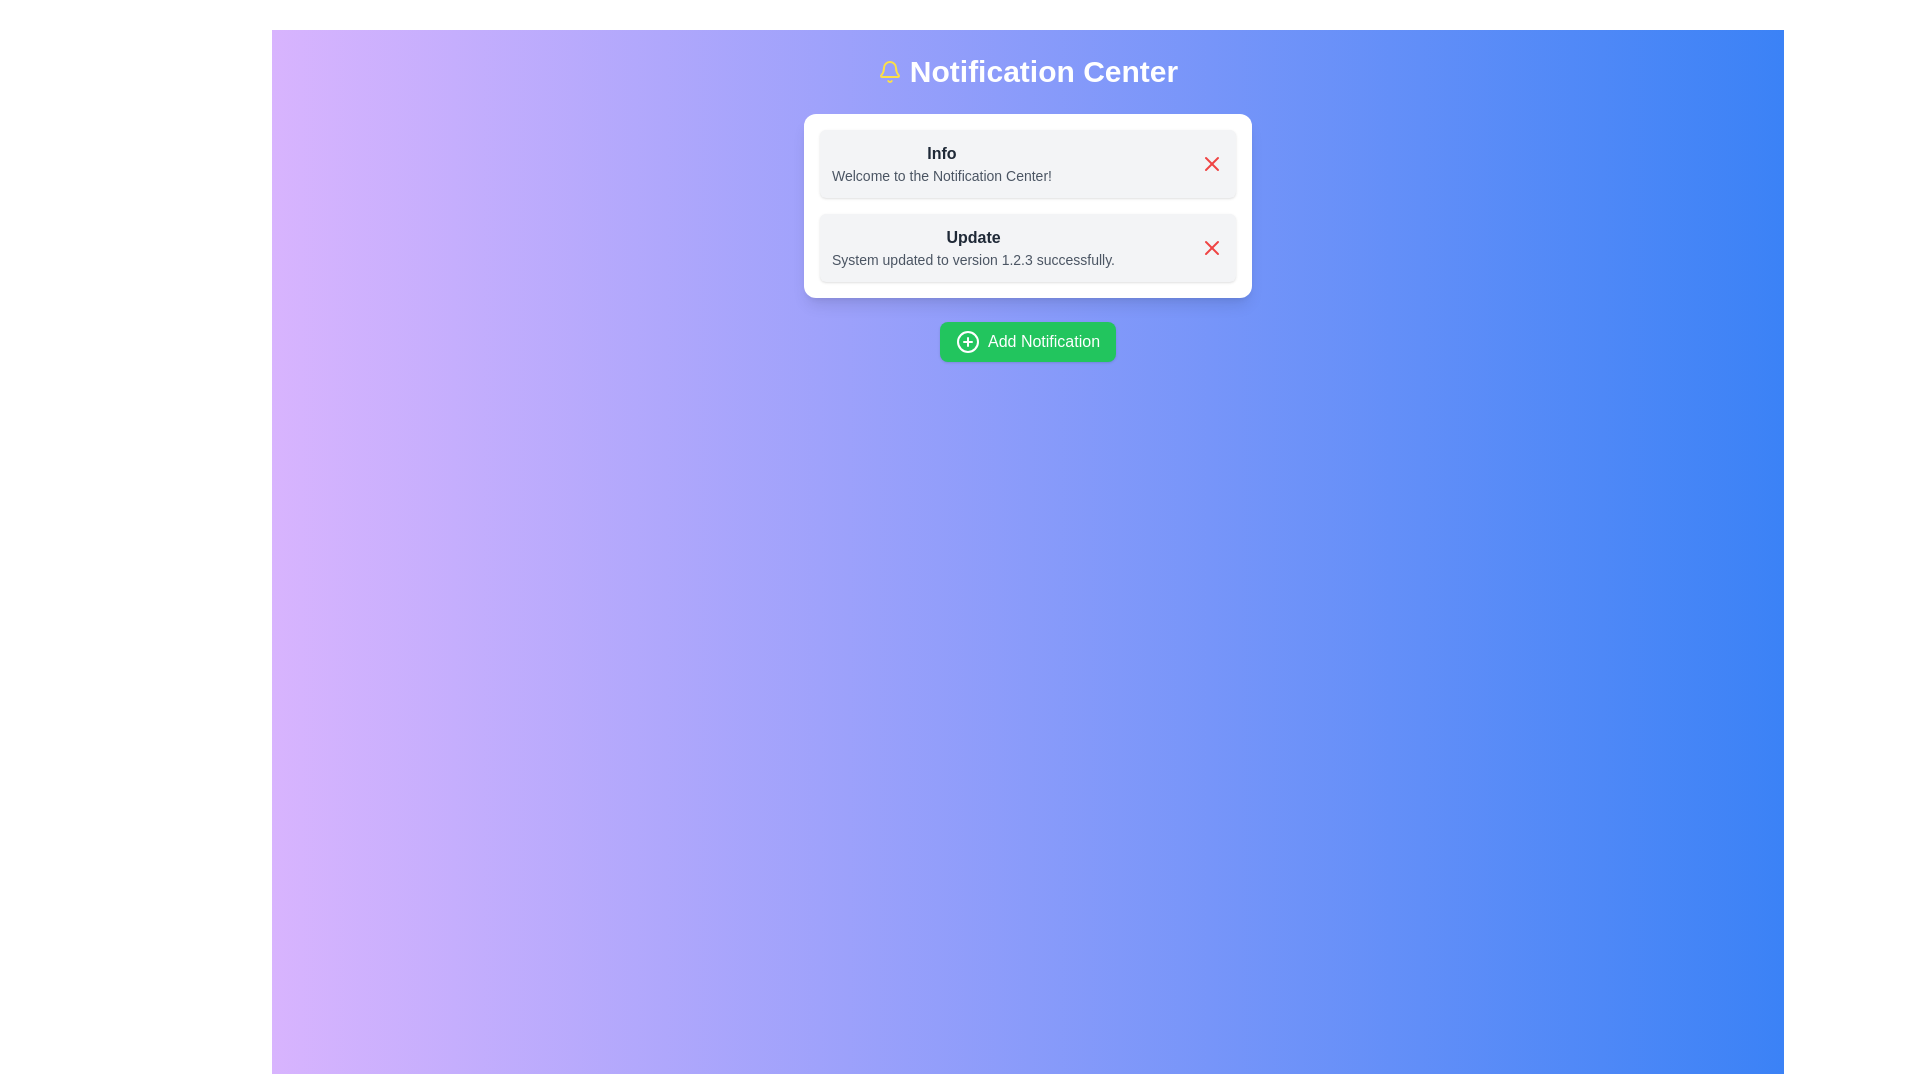 The image size is (1920, 1080). Describe the element at coordinates (1210, 246) in the screenshot. I see `the Close button located within the second notification card, which is associated with the 'Update' text label` at that location.